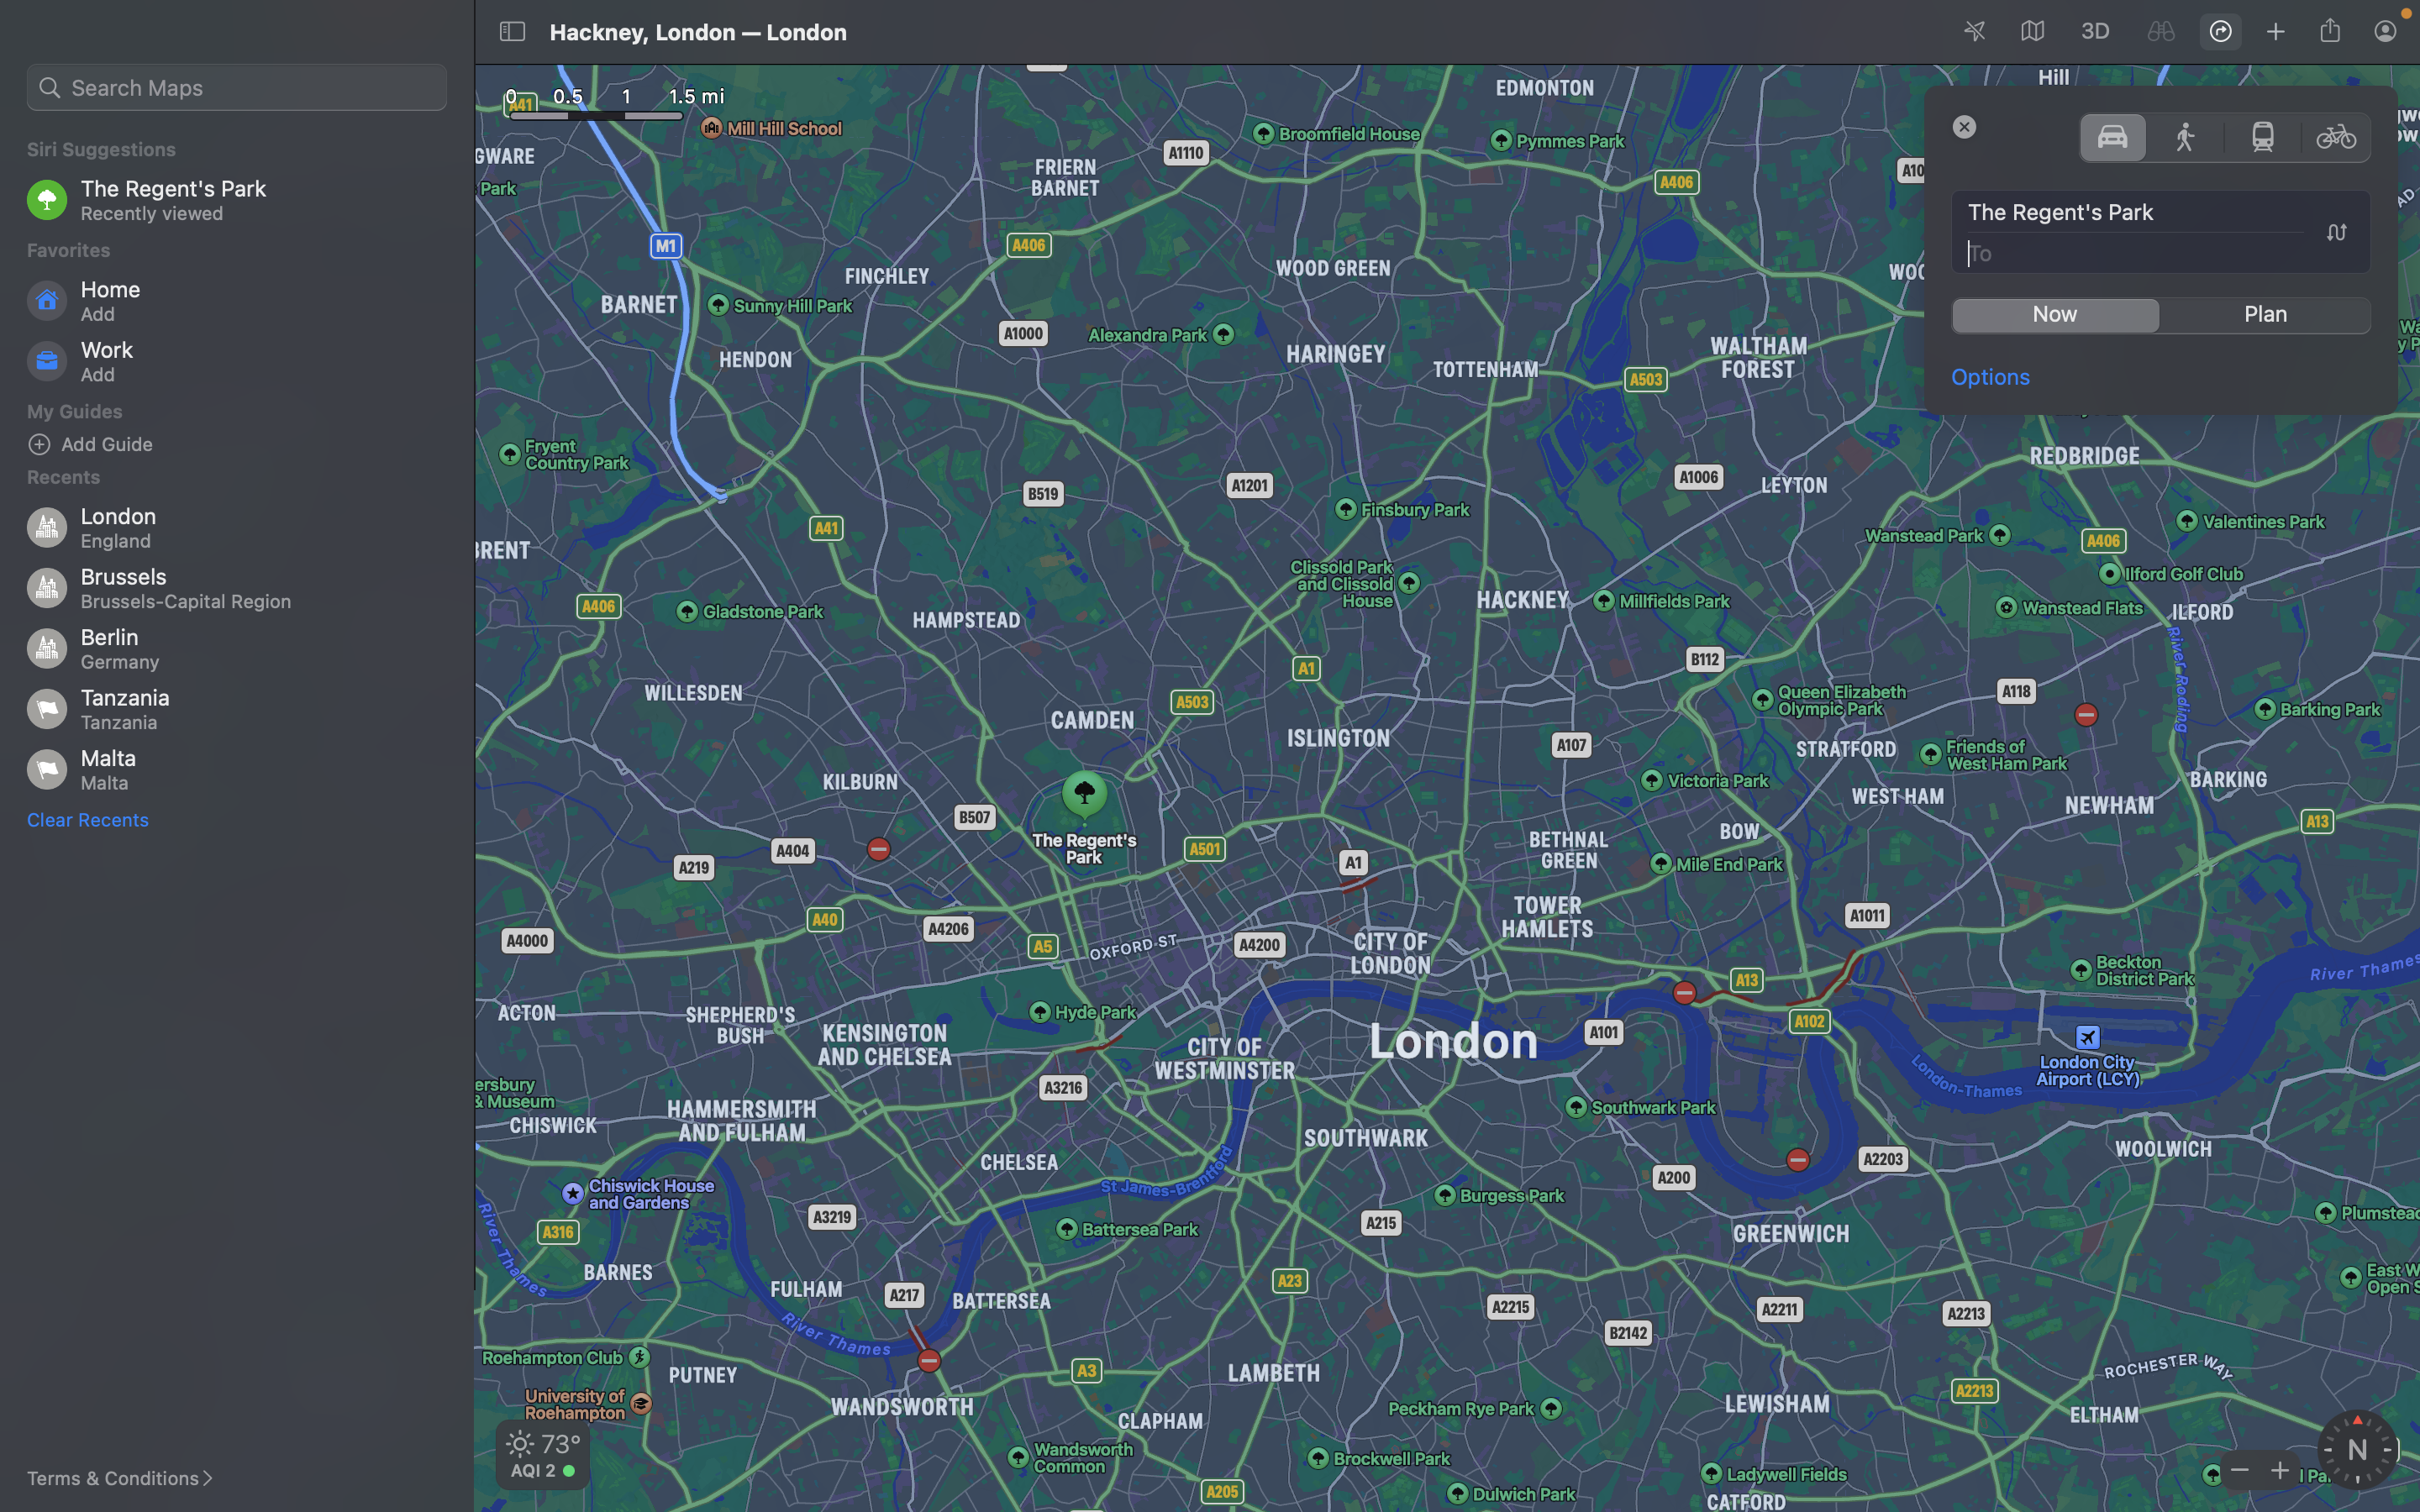 The image size is (2420, 1512). I want to click on Navigate and select the "terms & conditions" link to read them, so click(132, 1478).